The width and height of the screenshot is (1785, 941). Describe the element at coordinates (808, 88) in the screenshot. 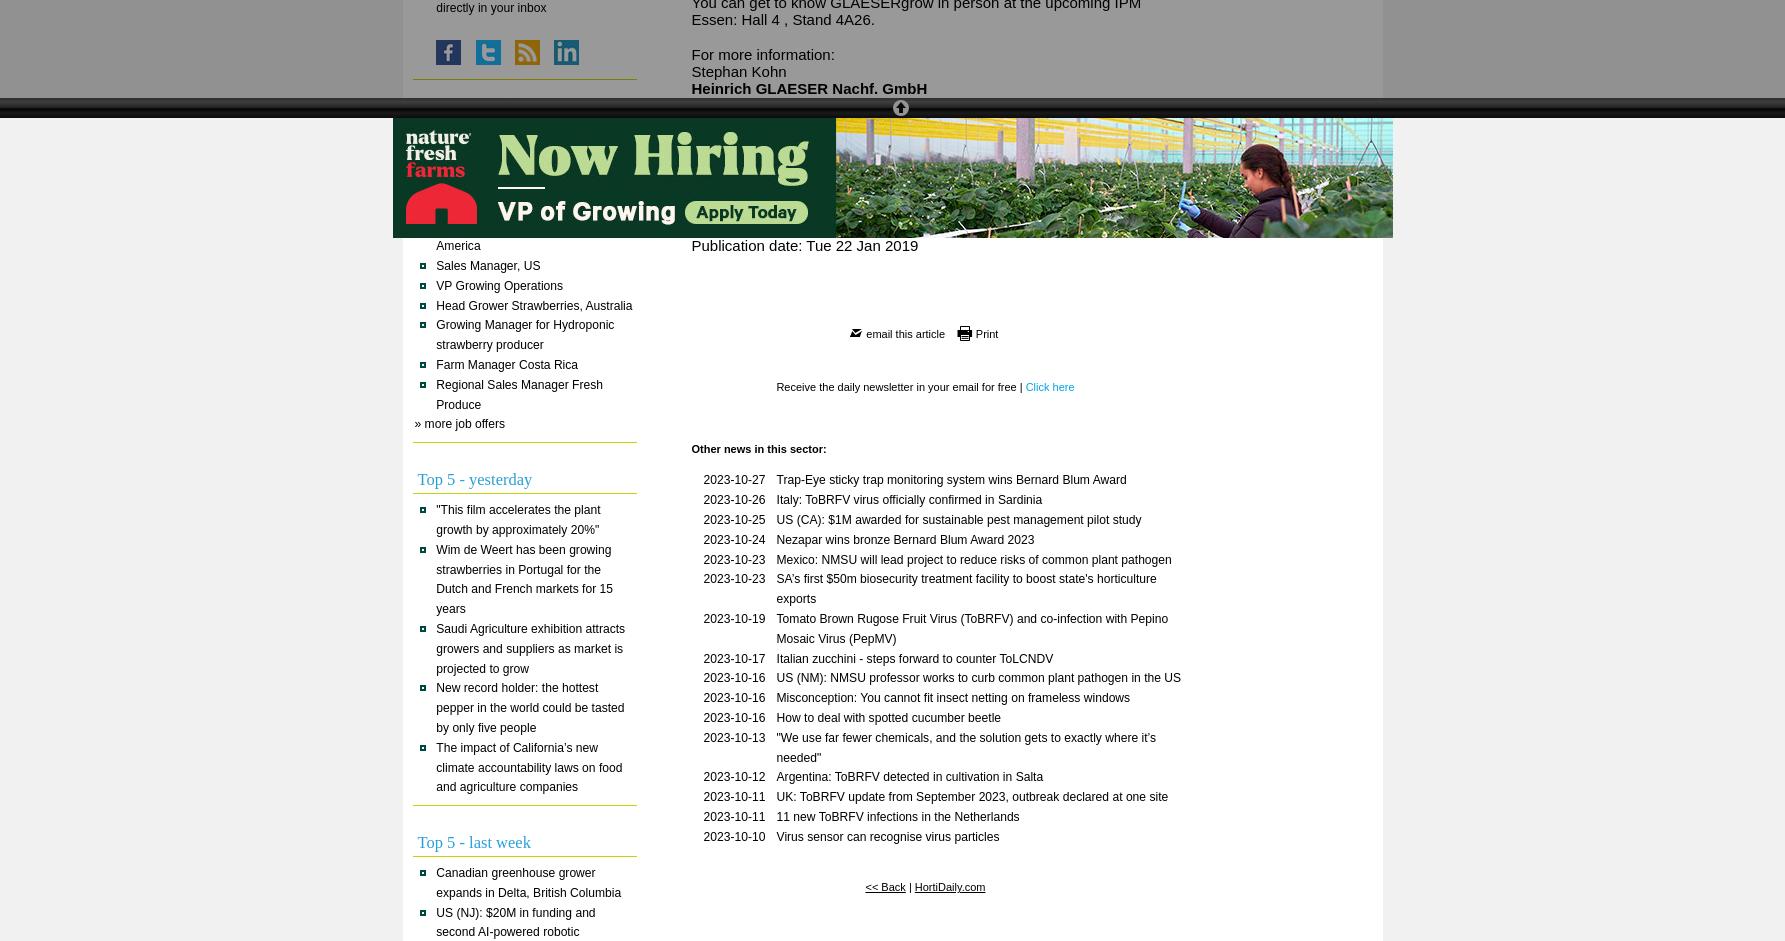

I see `'Heinrich GLAESER Nachf. GmbH'` at that location.